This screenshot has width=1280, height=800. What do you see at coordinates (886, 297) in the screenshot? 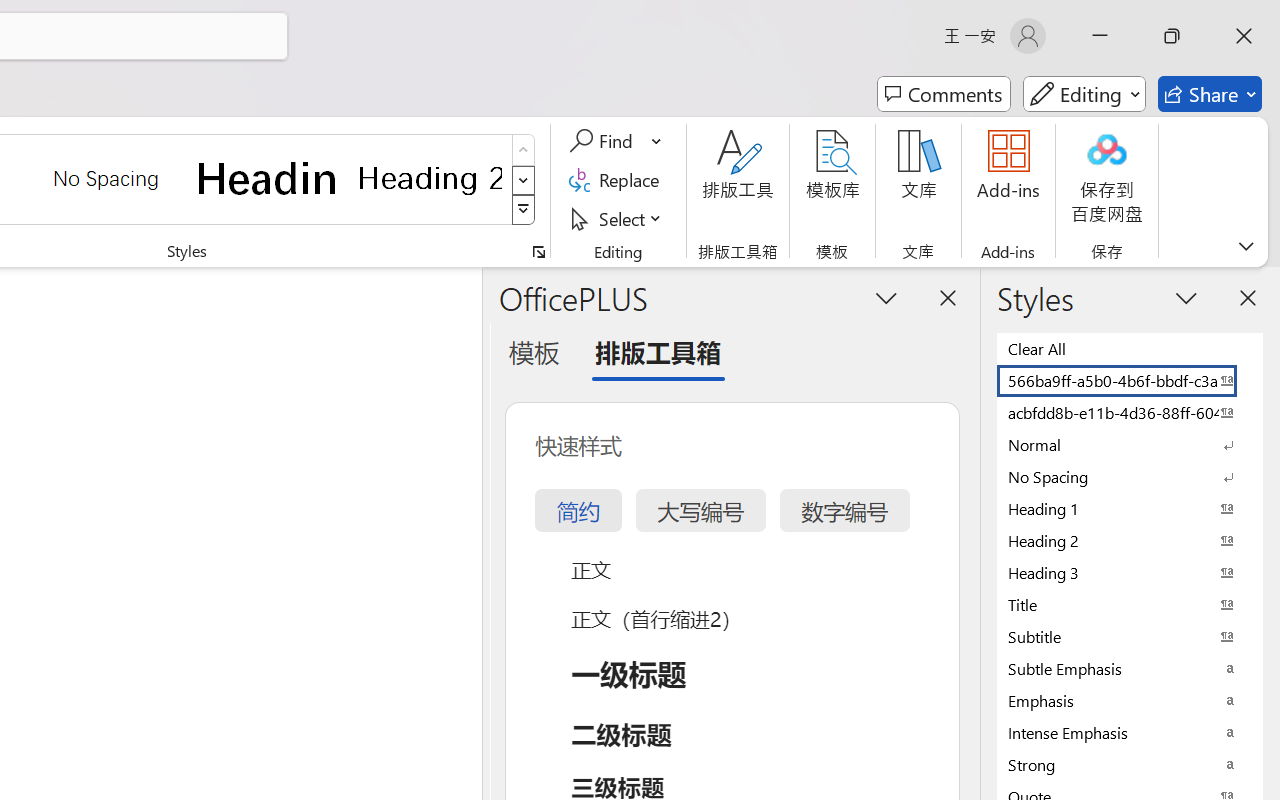
I see `'Task Pane Options'` at bounding box center [886, 297].